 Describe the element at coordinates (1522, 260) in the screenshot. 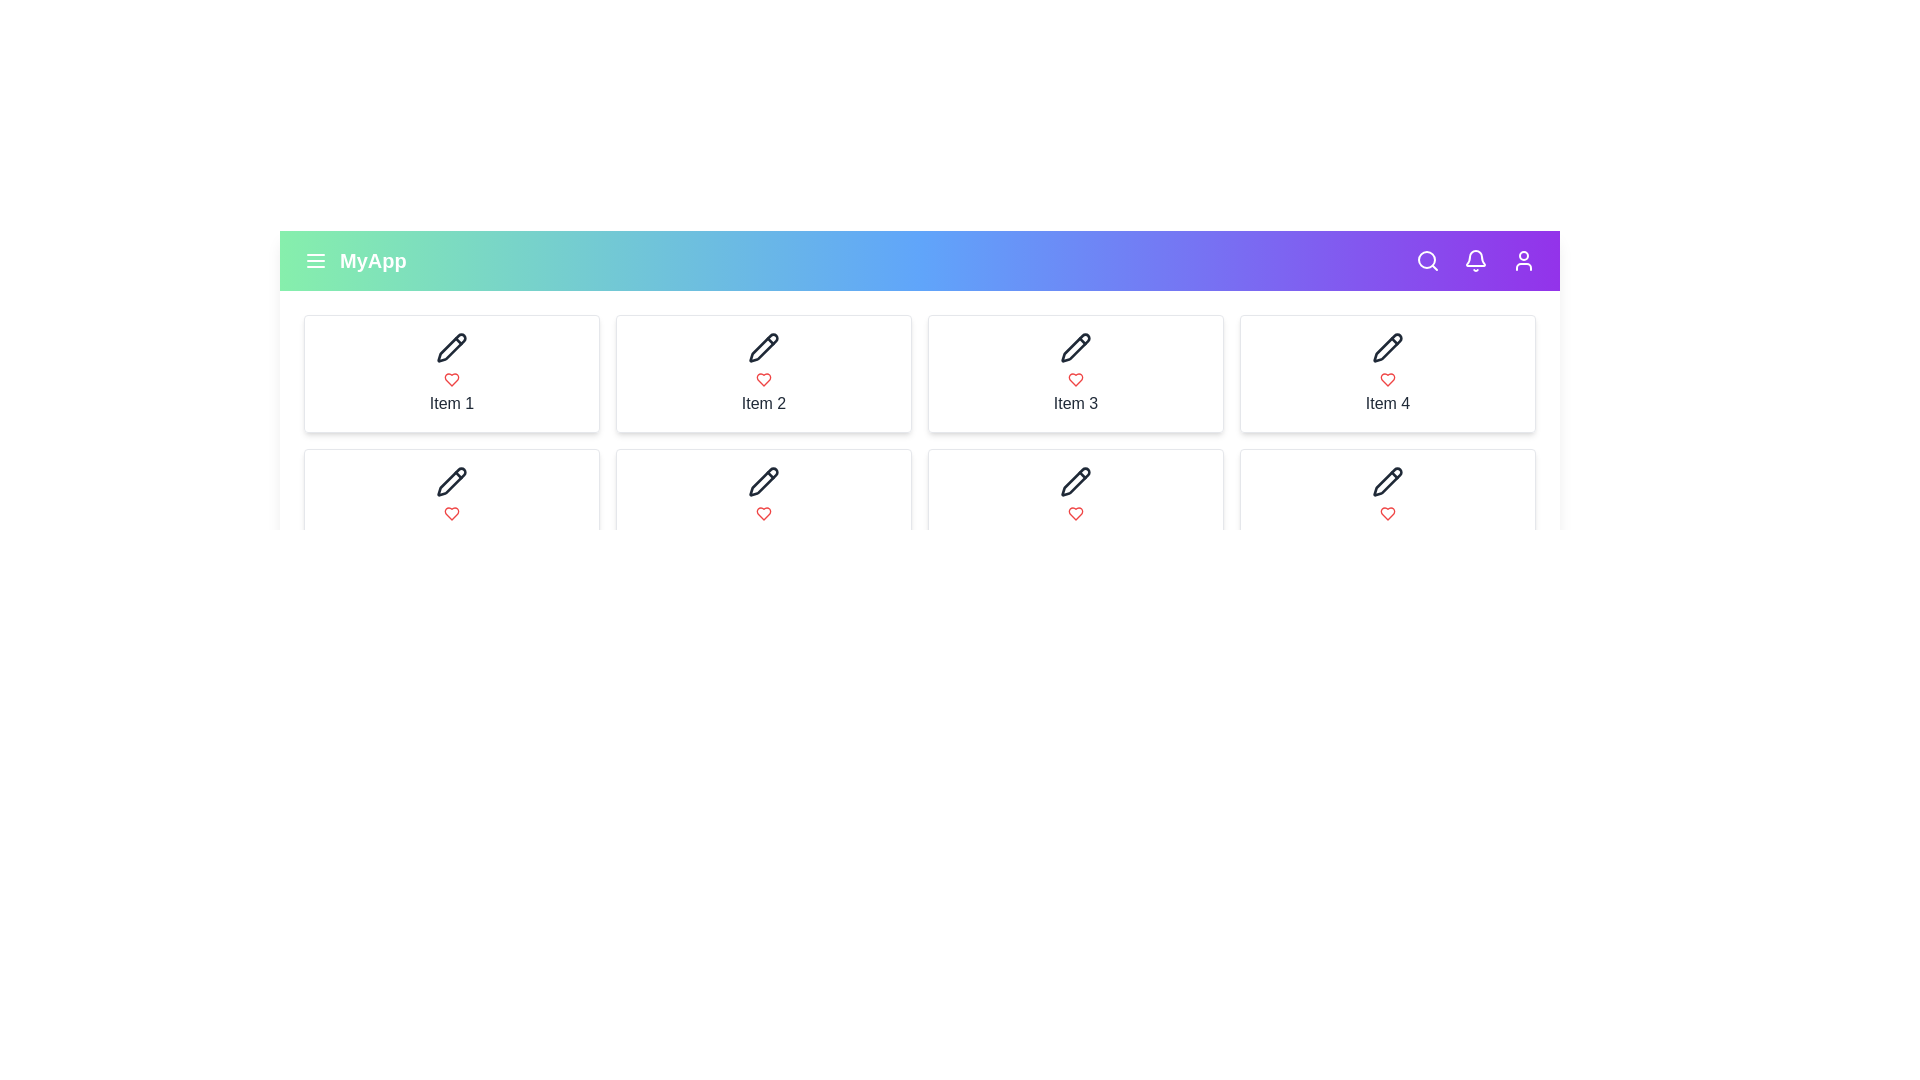

I see `the user icon to access user-related features` at that location.